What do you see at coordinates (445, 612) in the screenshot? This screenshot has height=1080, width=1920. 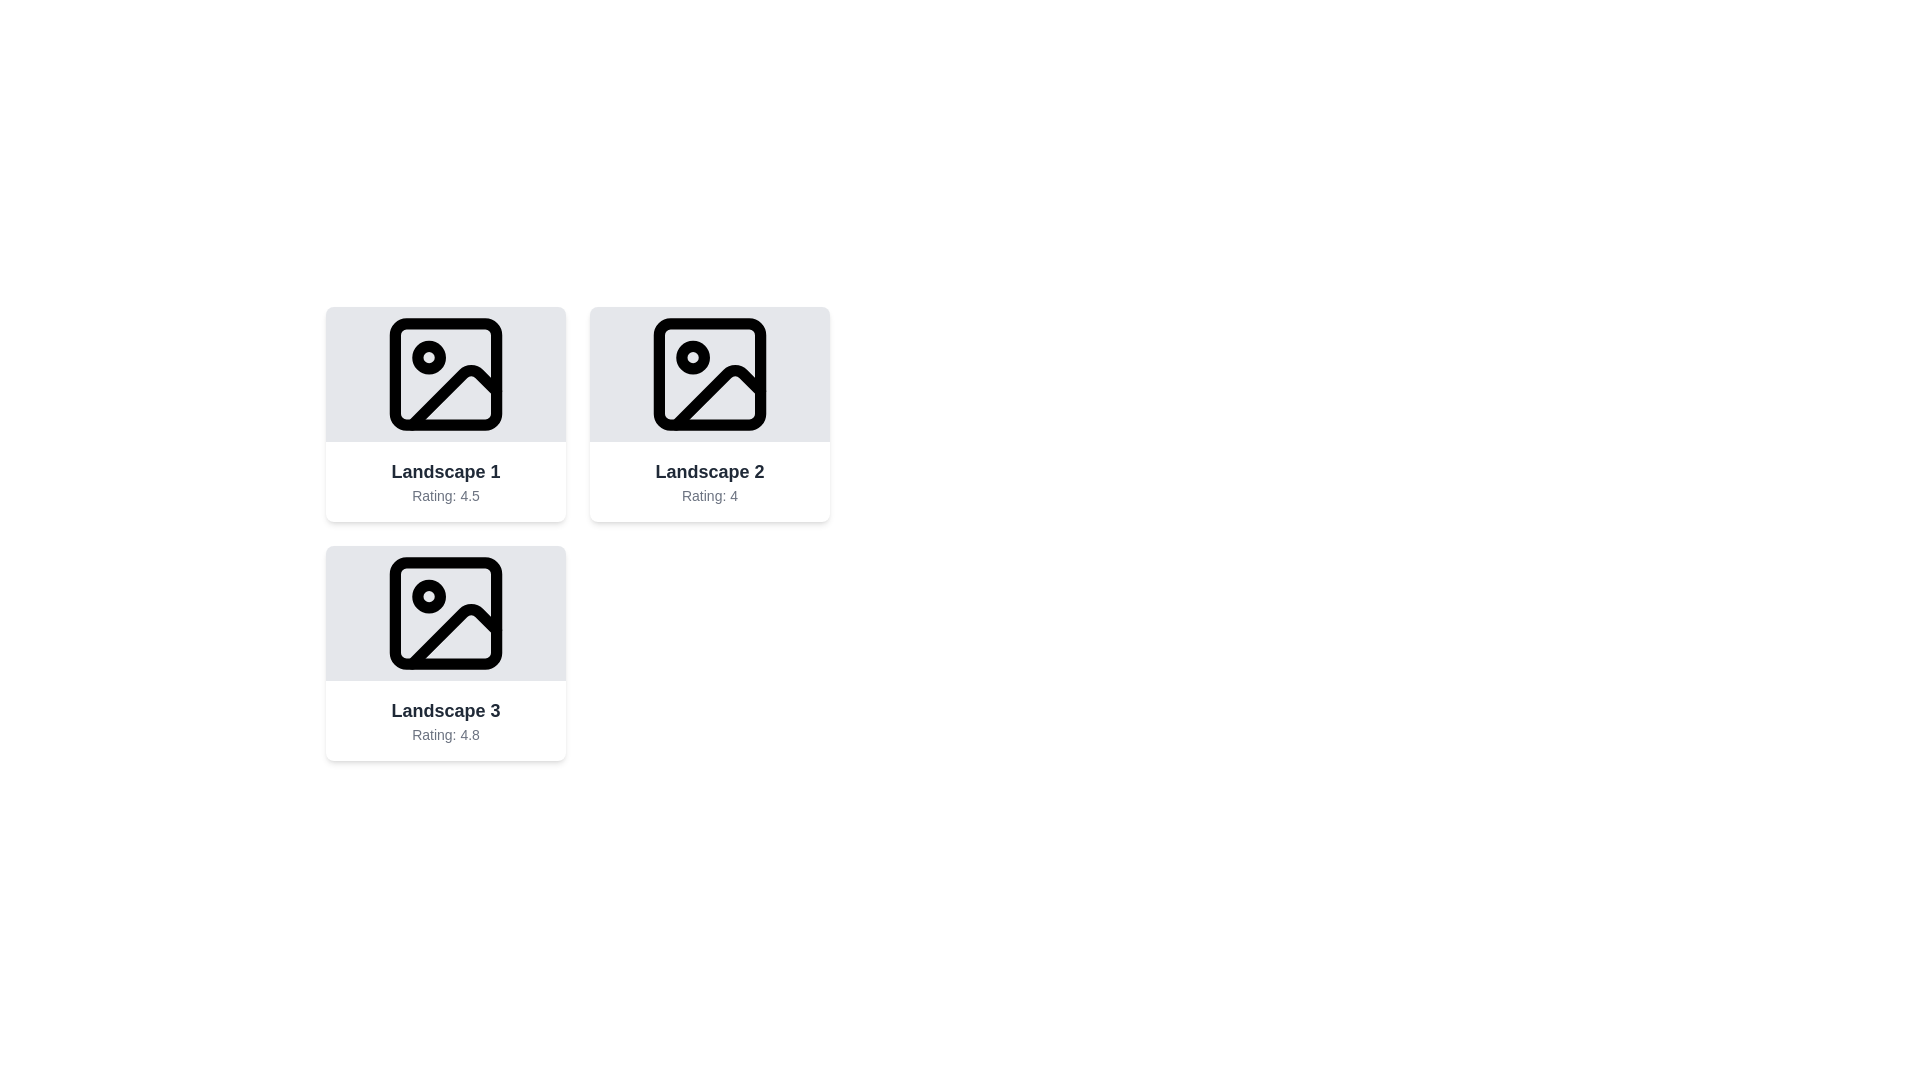 I see `the Image Placeholder representing 'Landscape 3'` at bounding box center [445, 612].